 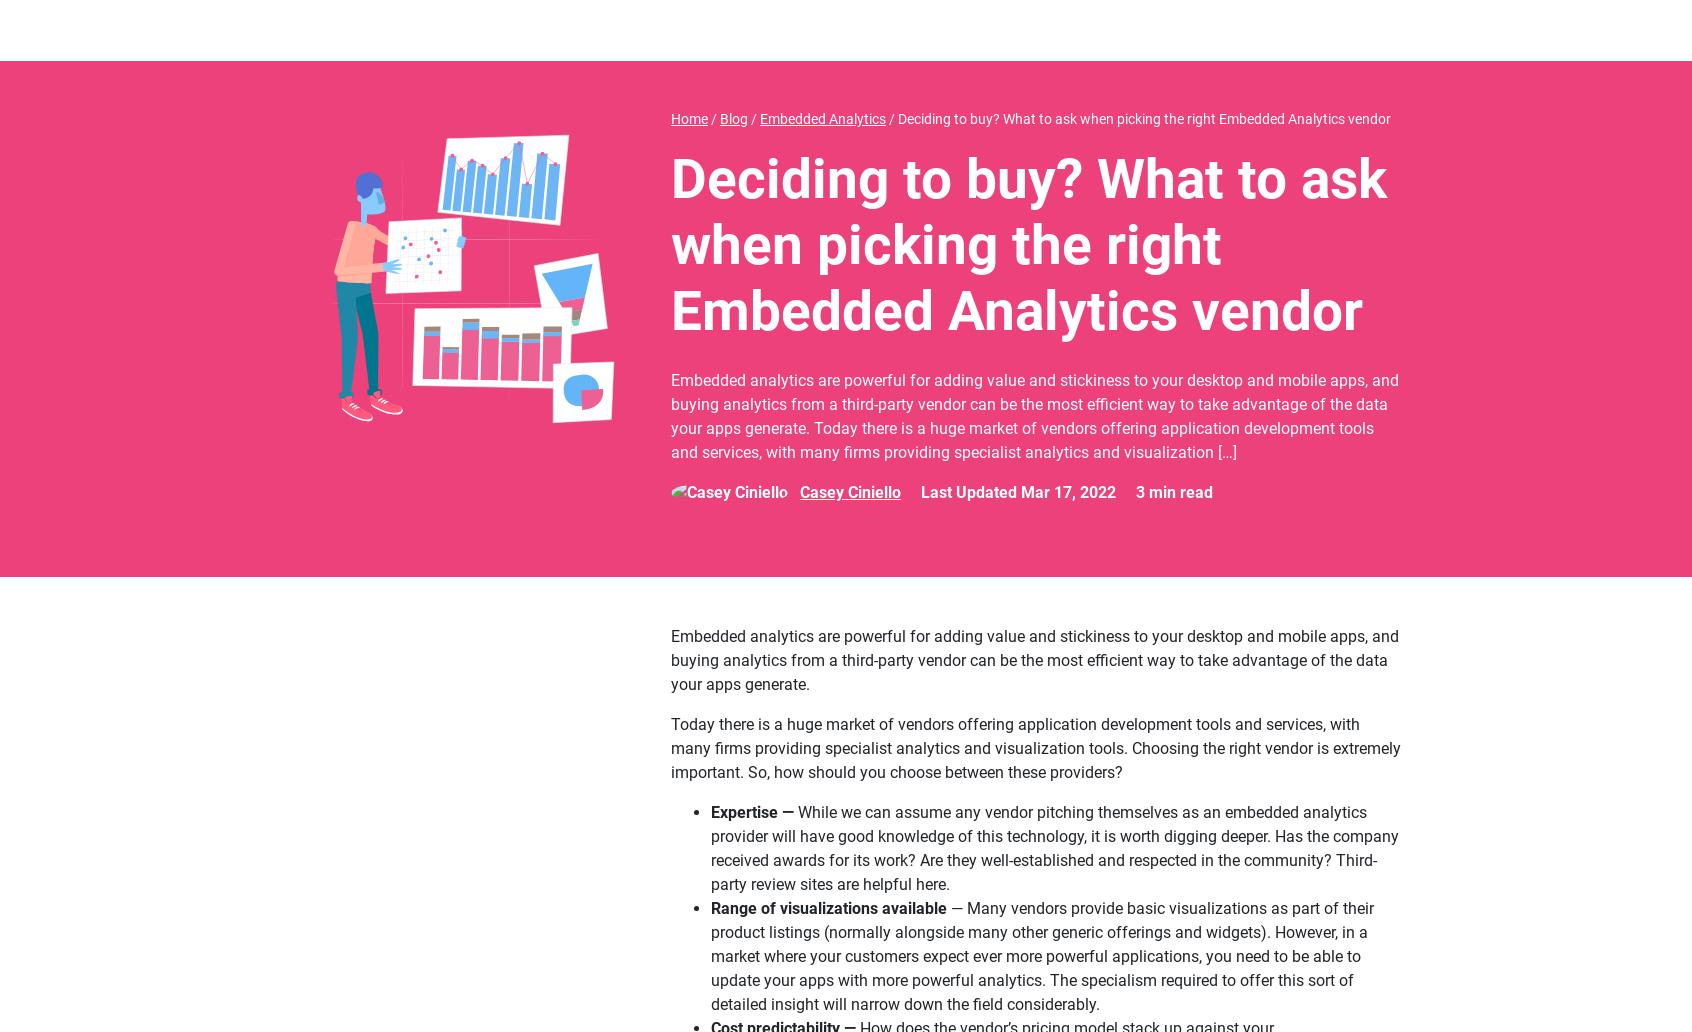 I want to click on 'Resources', so click(x=838, y=30).